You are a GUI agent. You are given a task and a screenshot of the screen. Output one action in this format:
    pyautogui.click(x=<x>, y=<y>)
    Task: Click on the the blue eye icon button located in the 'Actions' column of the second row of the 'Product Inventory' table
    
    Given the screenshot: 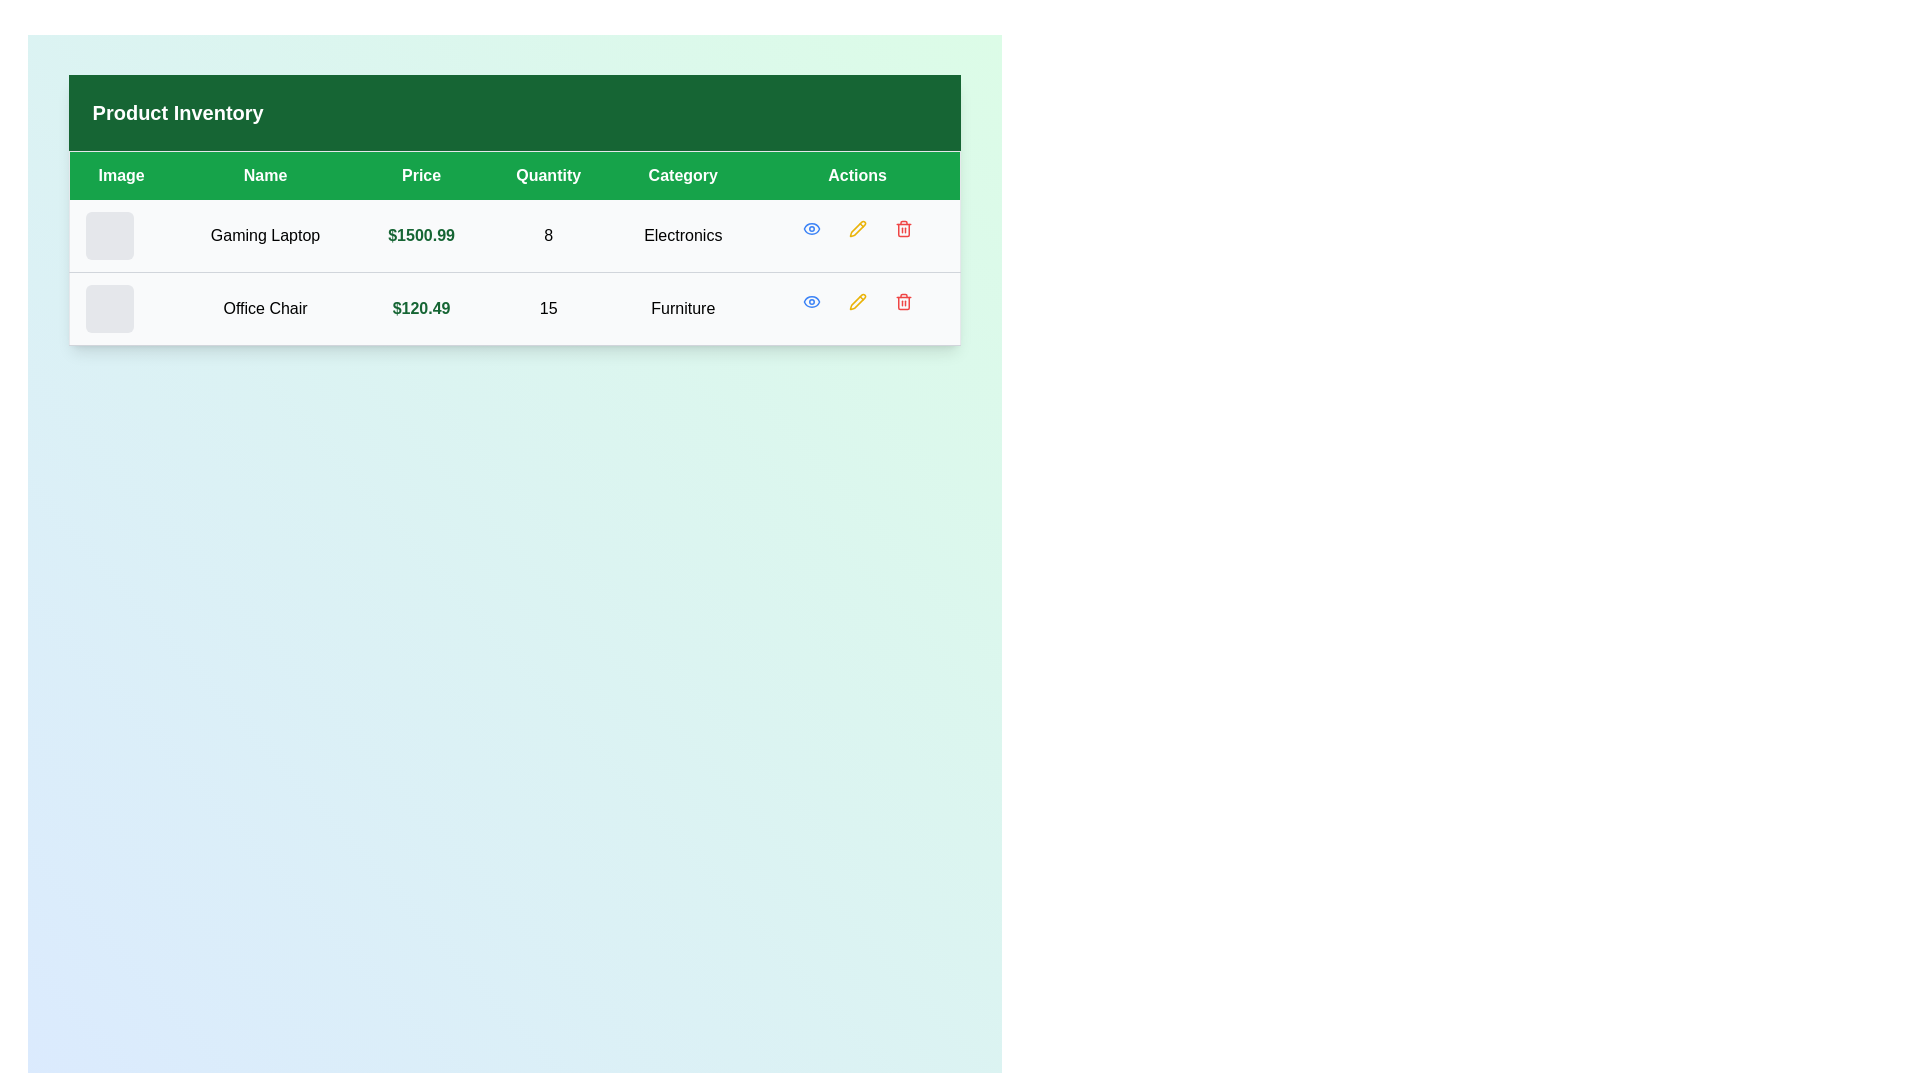 What is the action you would take?
    pyautogui.click(x=811, y=227)
    